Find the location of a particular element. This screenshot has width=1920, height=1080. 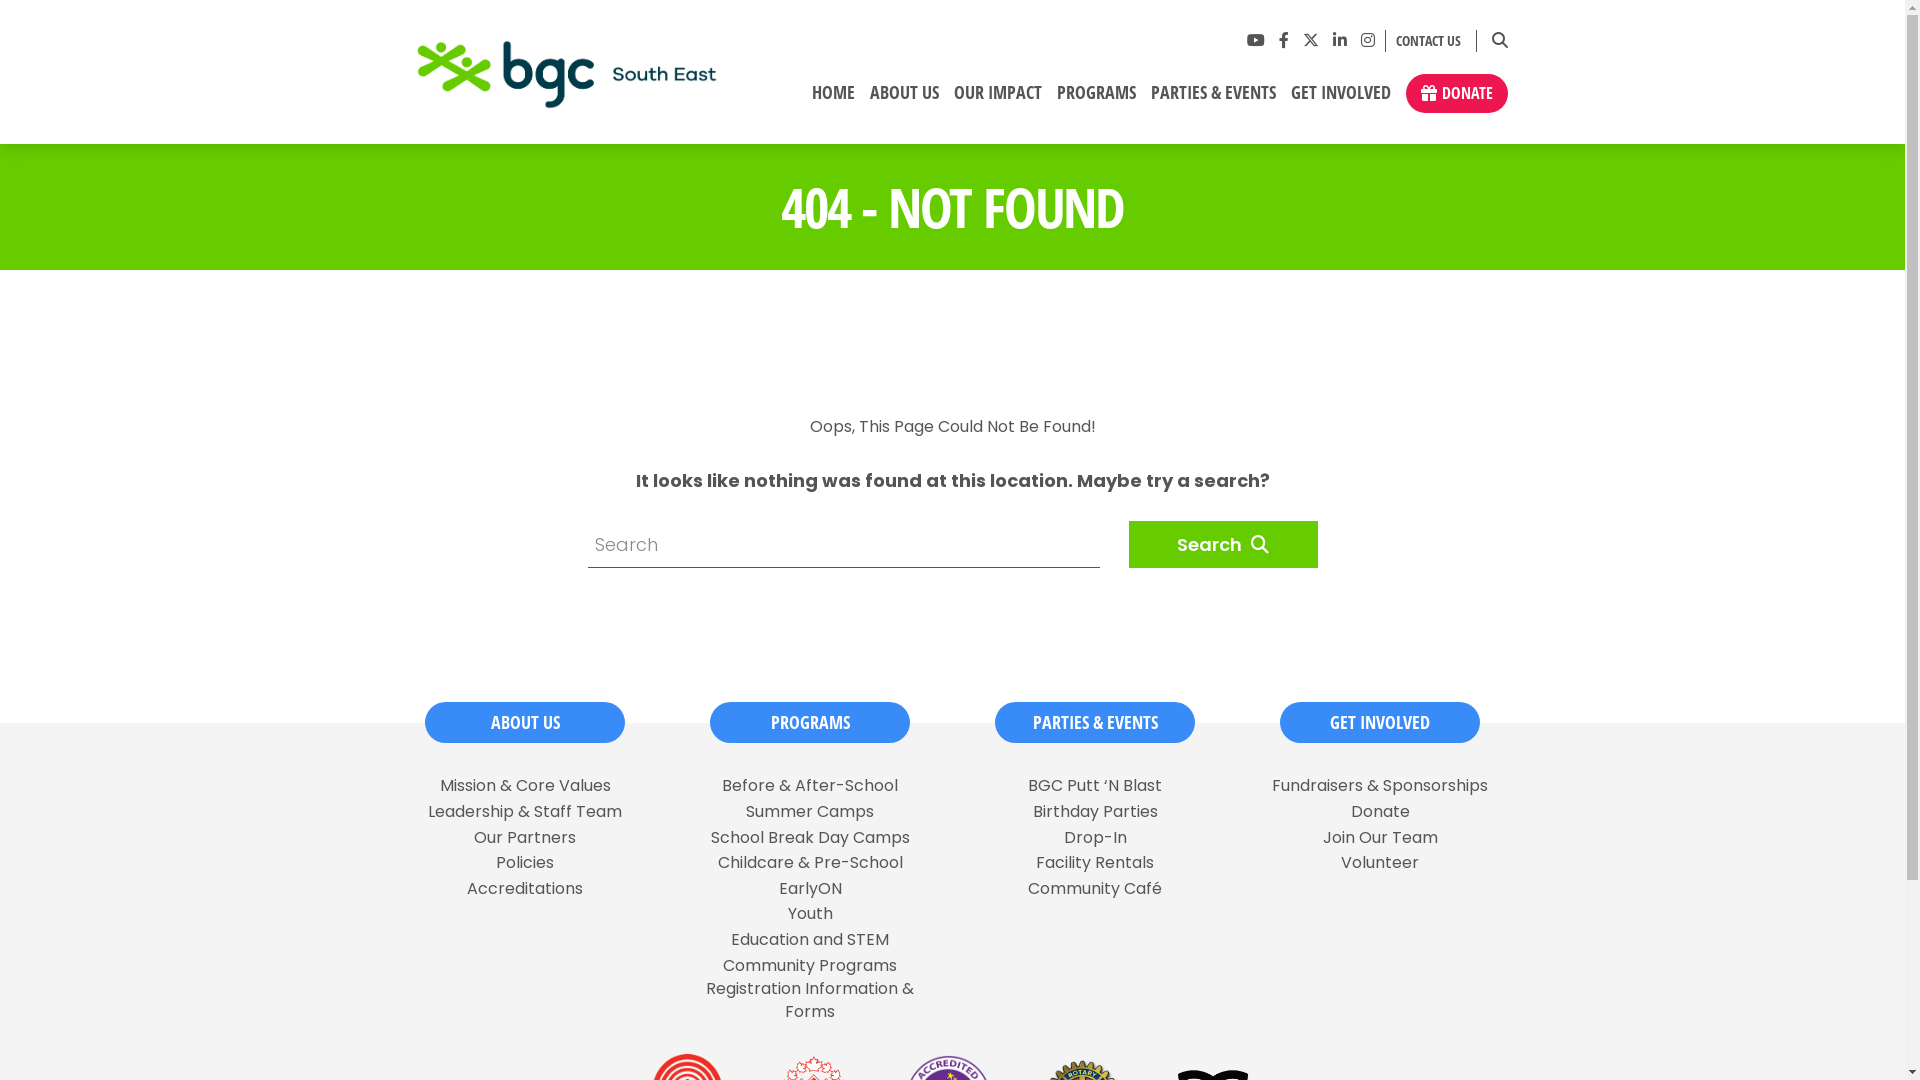

'Policies' is located at coordinates (524, 862).